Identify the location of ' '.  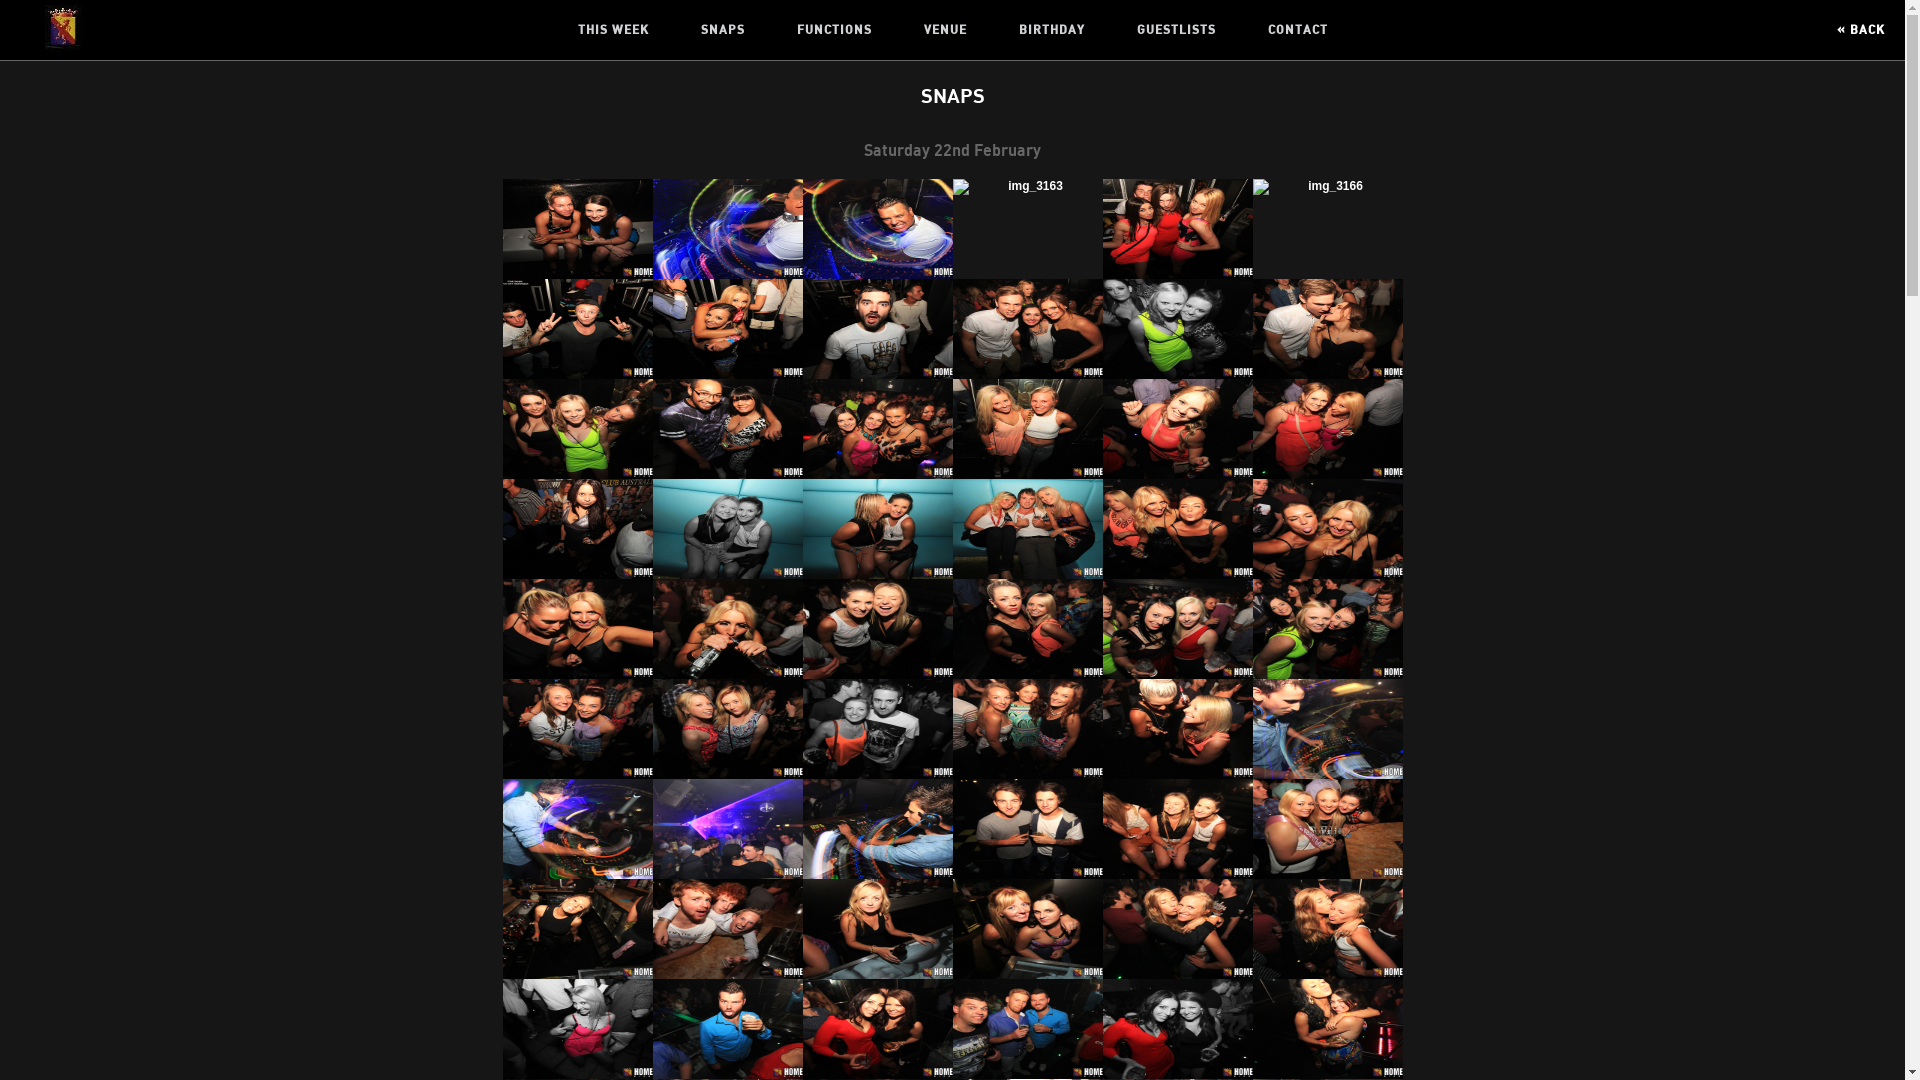
(725, 929).